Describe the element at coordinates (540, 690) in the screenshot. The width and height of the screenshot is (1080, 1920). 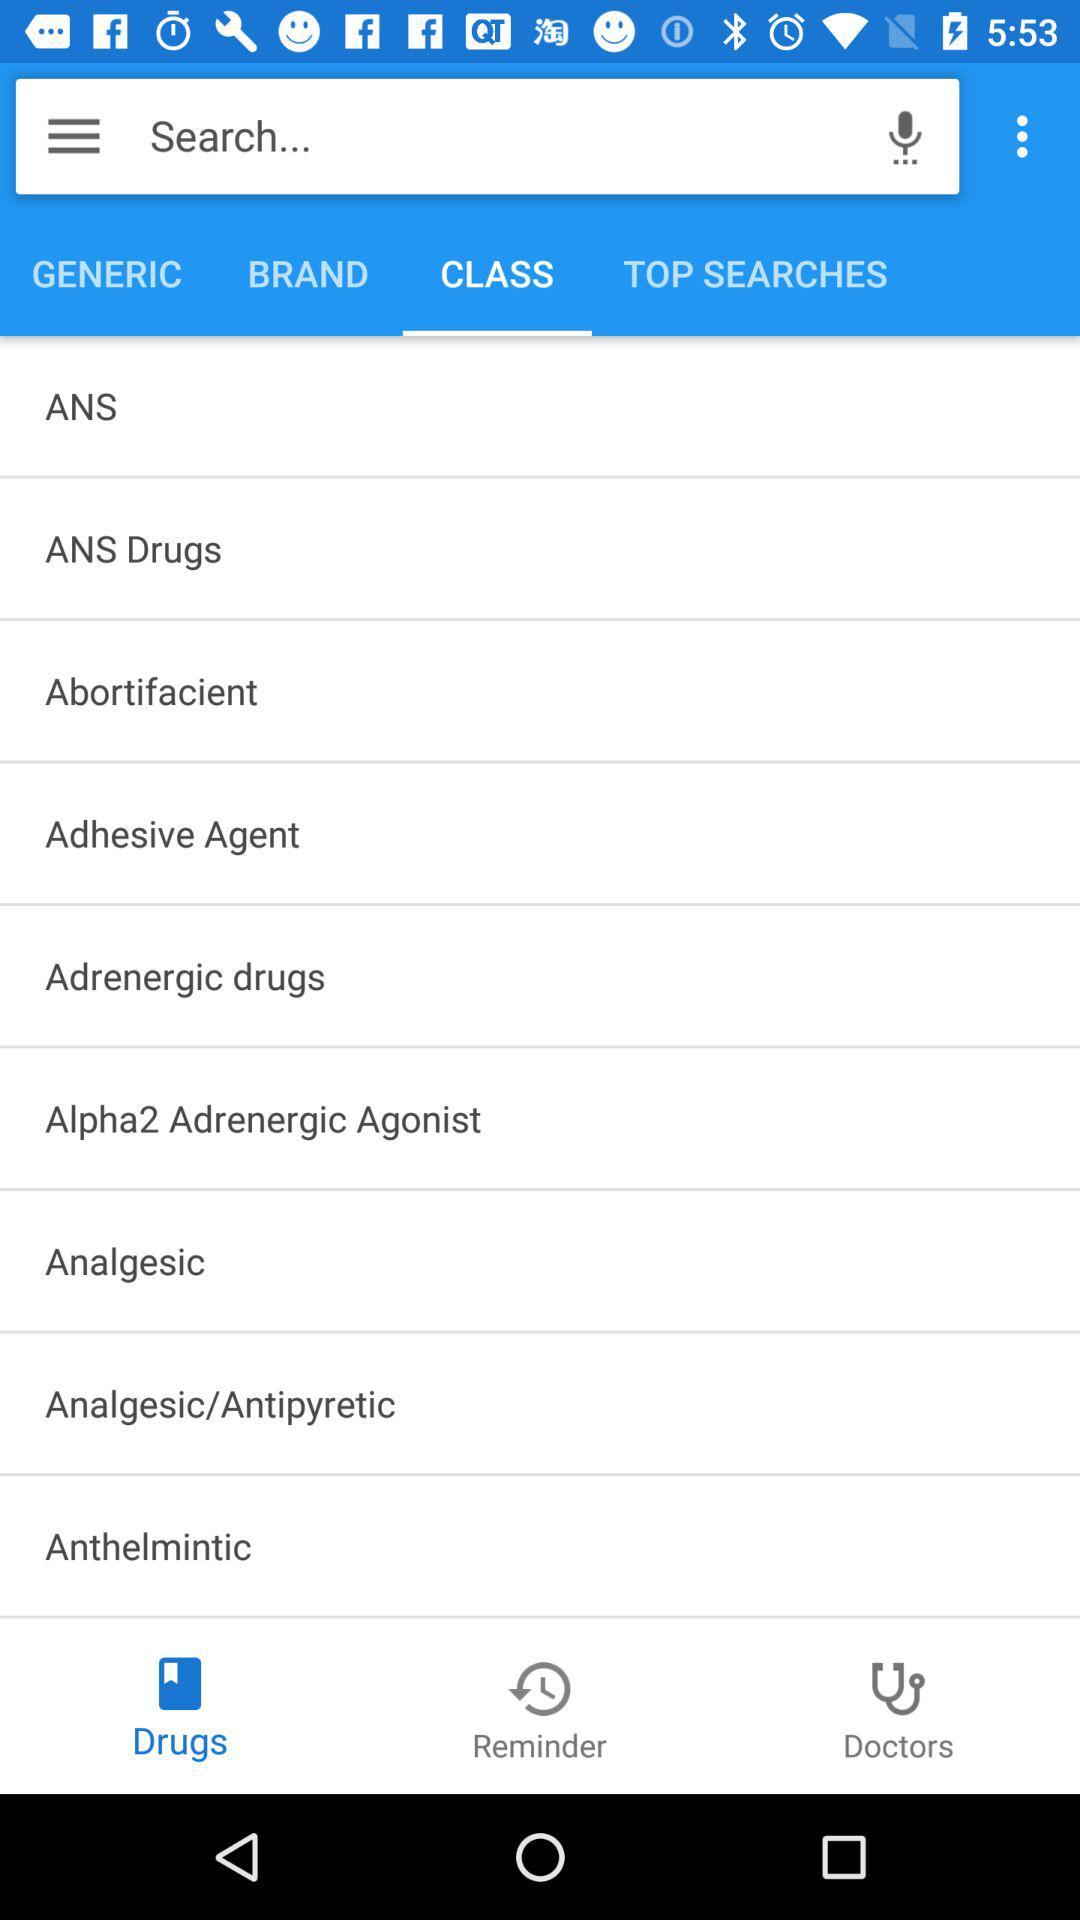
I see `abortifacient icon` at that location.